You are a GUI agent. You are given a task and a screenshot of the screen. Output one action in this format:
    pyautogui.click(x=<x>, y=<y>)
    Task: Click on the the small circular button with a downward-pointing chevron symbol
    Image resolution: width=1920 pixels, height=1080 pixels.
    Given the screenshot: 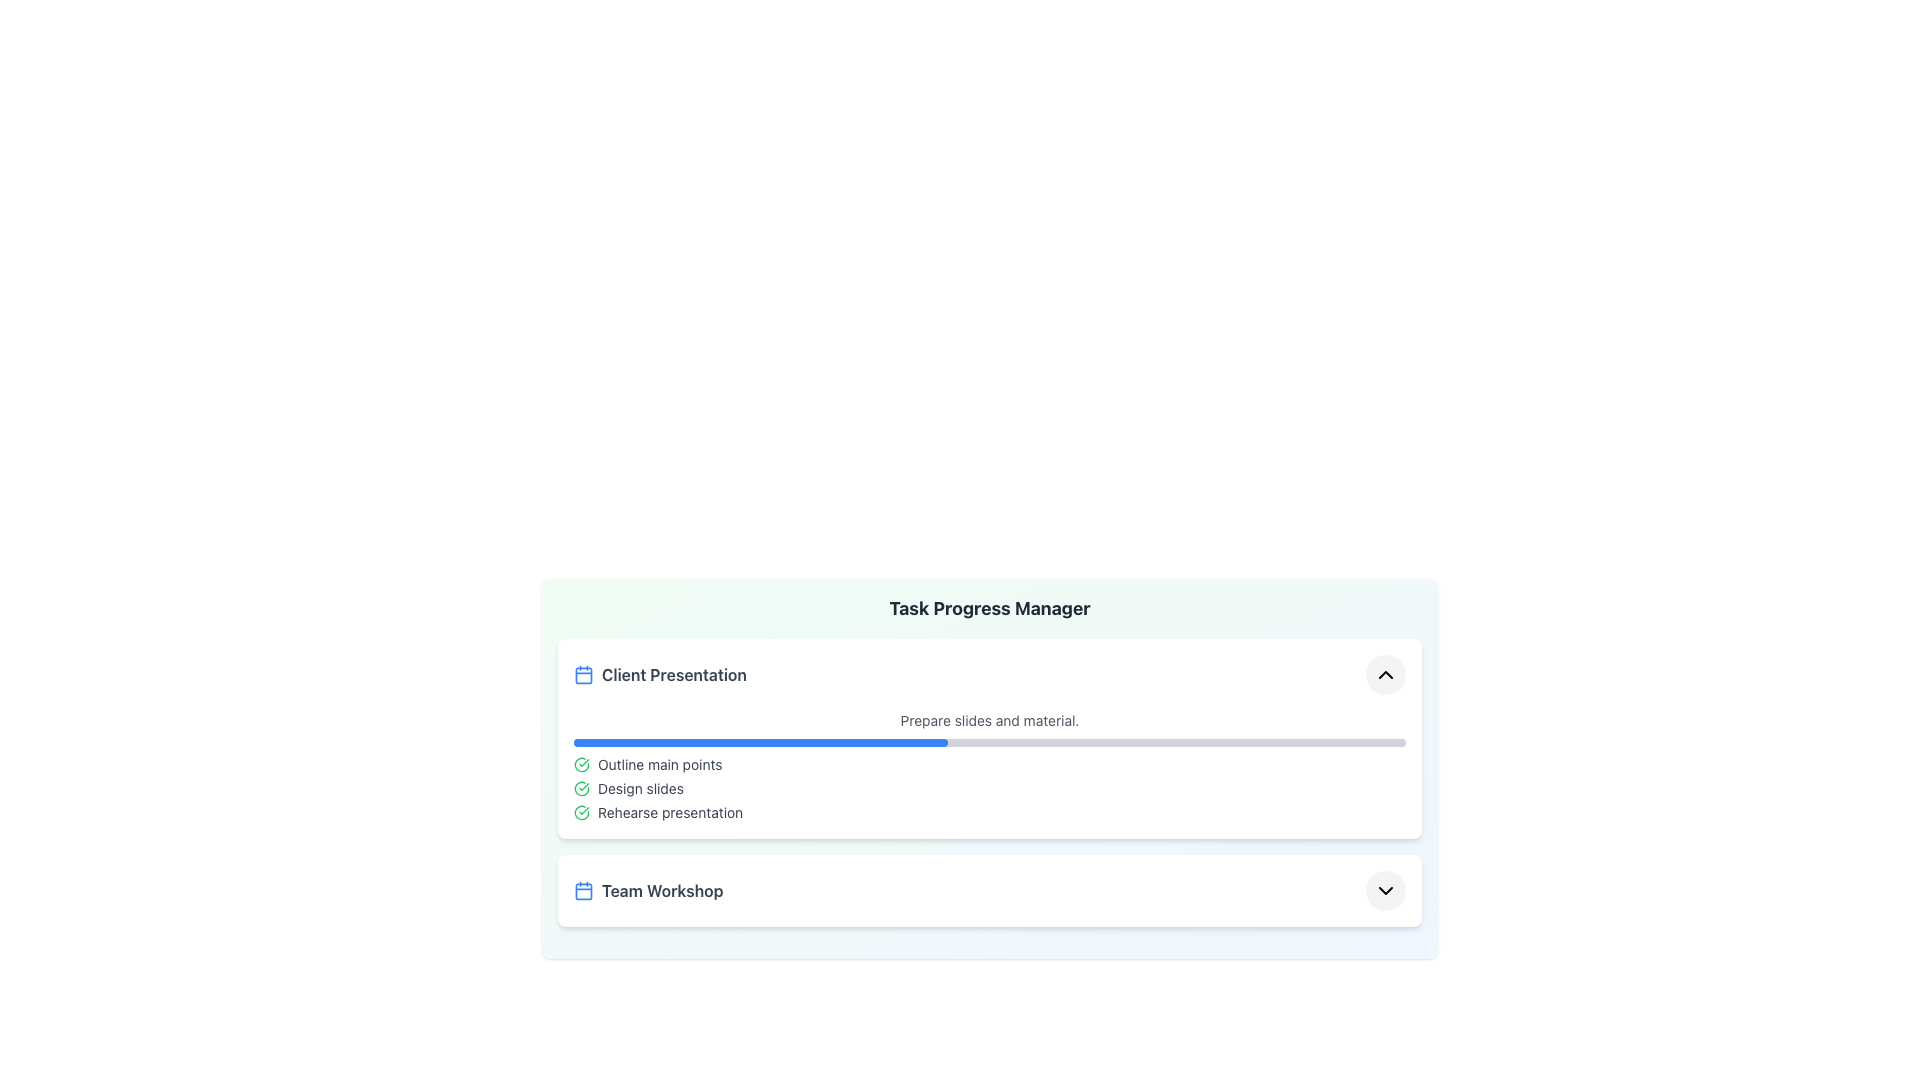 What is the action you would take?
    pyautogui.click(x=1385, y=890)
    